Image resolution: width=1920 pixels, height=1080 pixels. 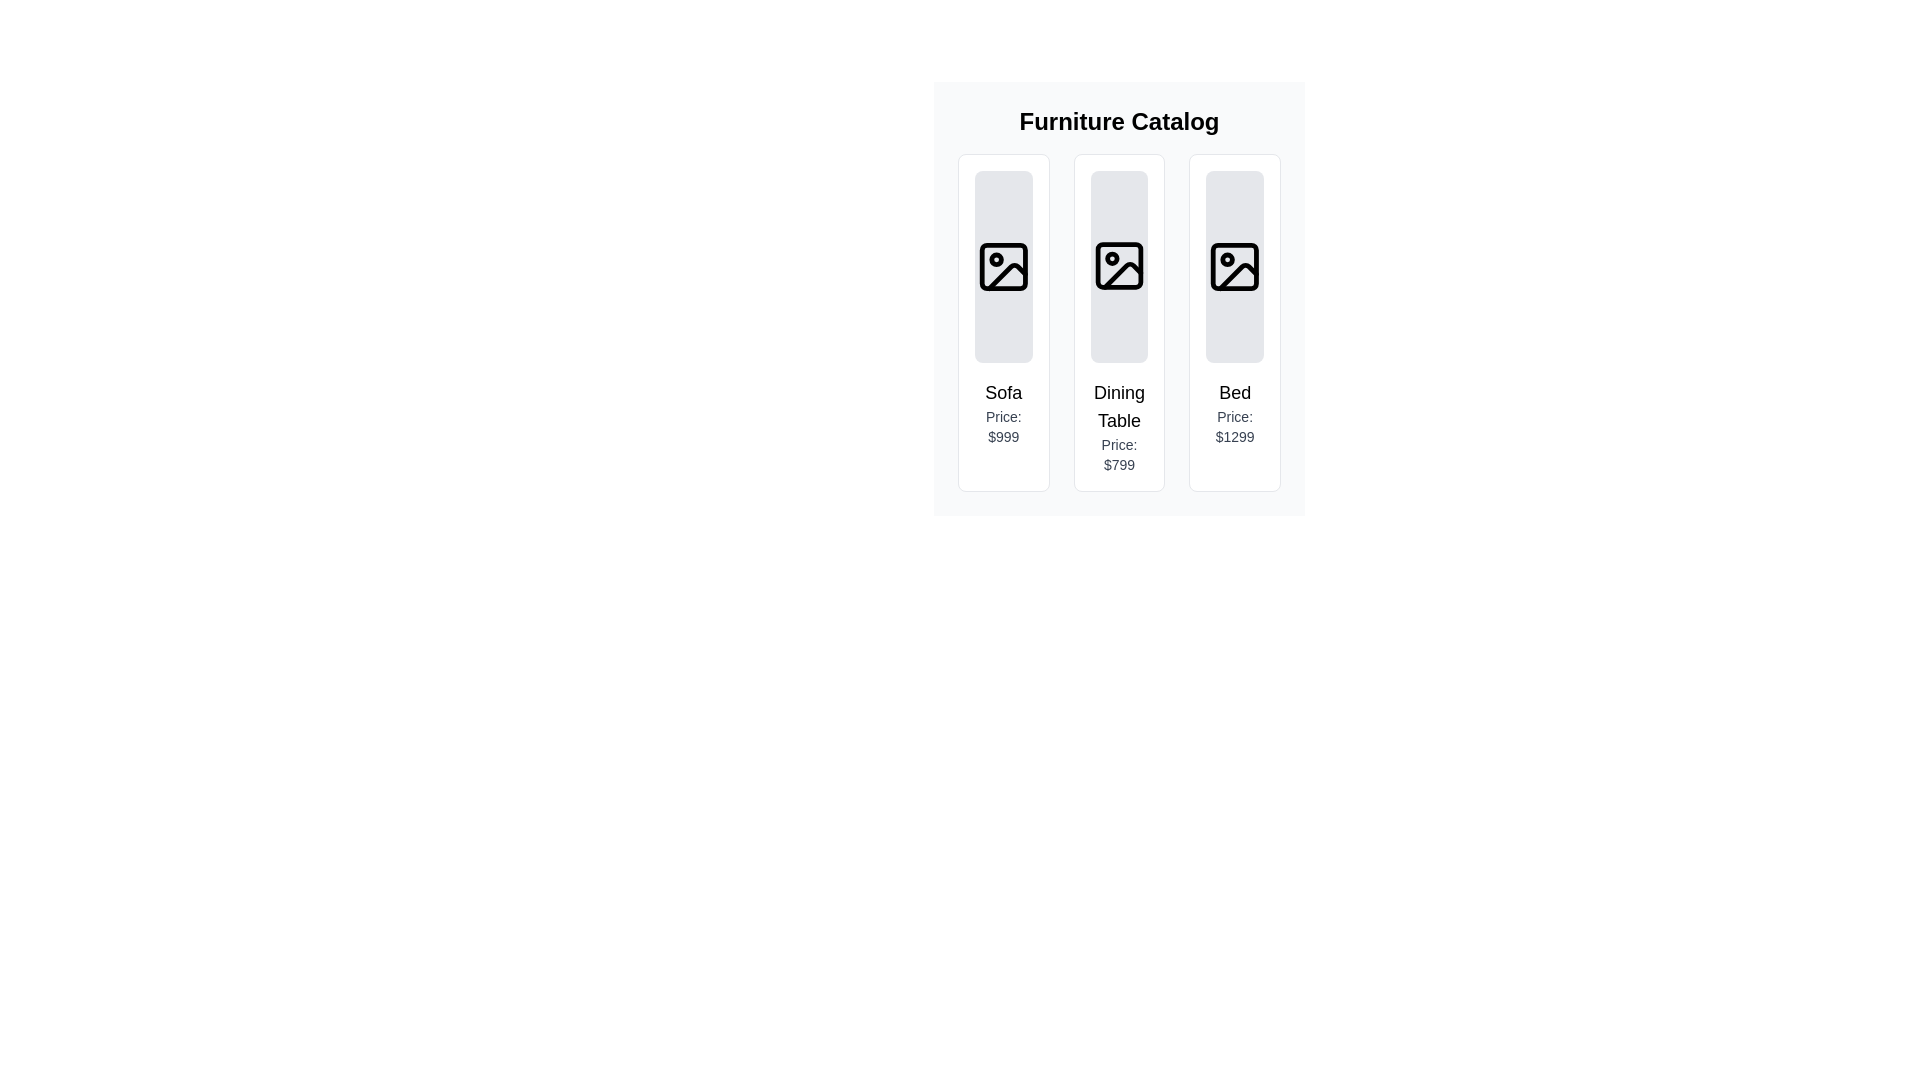 What do you see at coordinates (1118, 406) in the screenshot?
I see `the text label displaying 'Dining Table' located in the central panel, which is below an image placeholder and above the text 'Price: $799'` at bounding box center [1118, 406].